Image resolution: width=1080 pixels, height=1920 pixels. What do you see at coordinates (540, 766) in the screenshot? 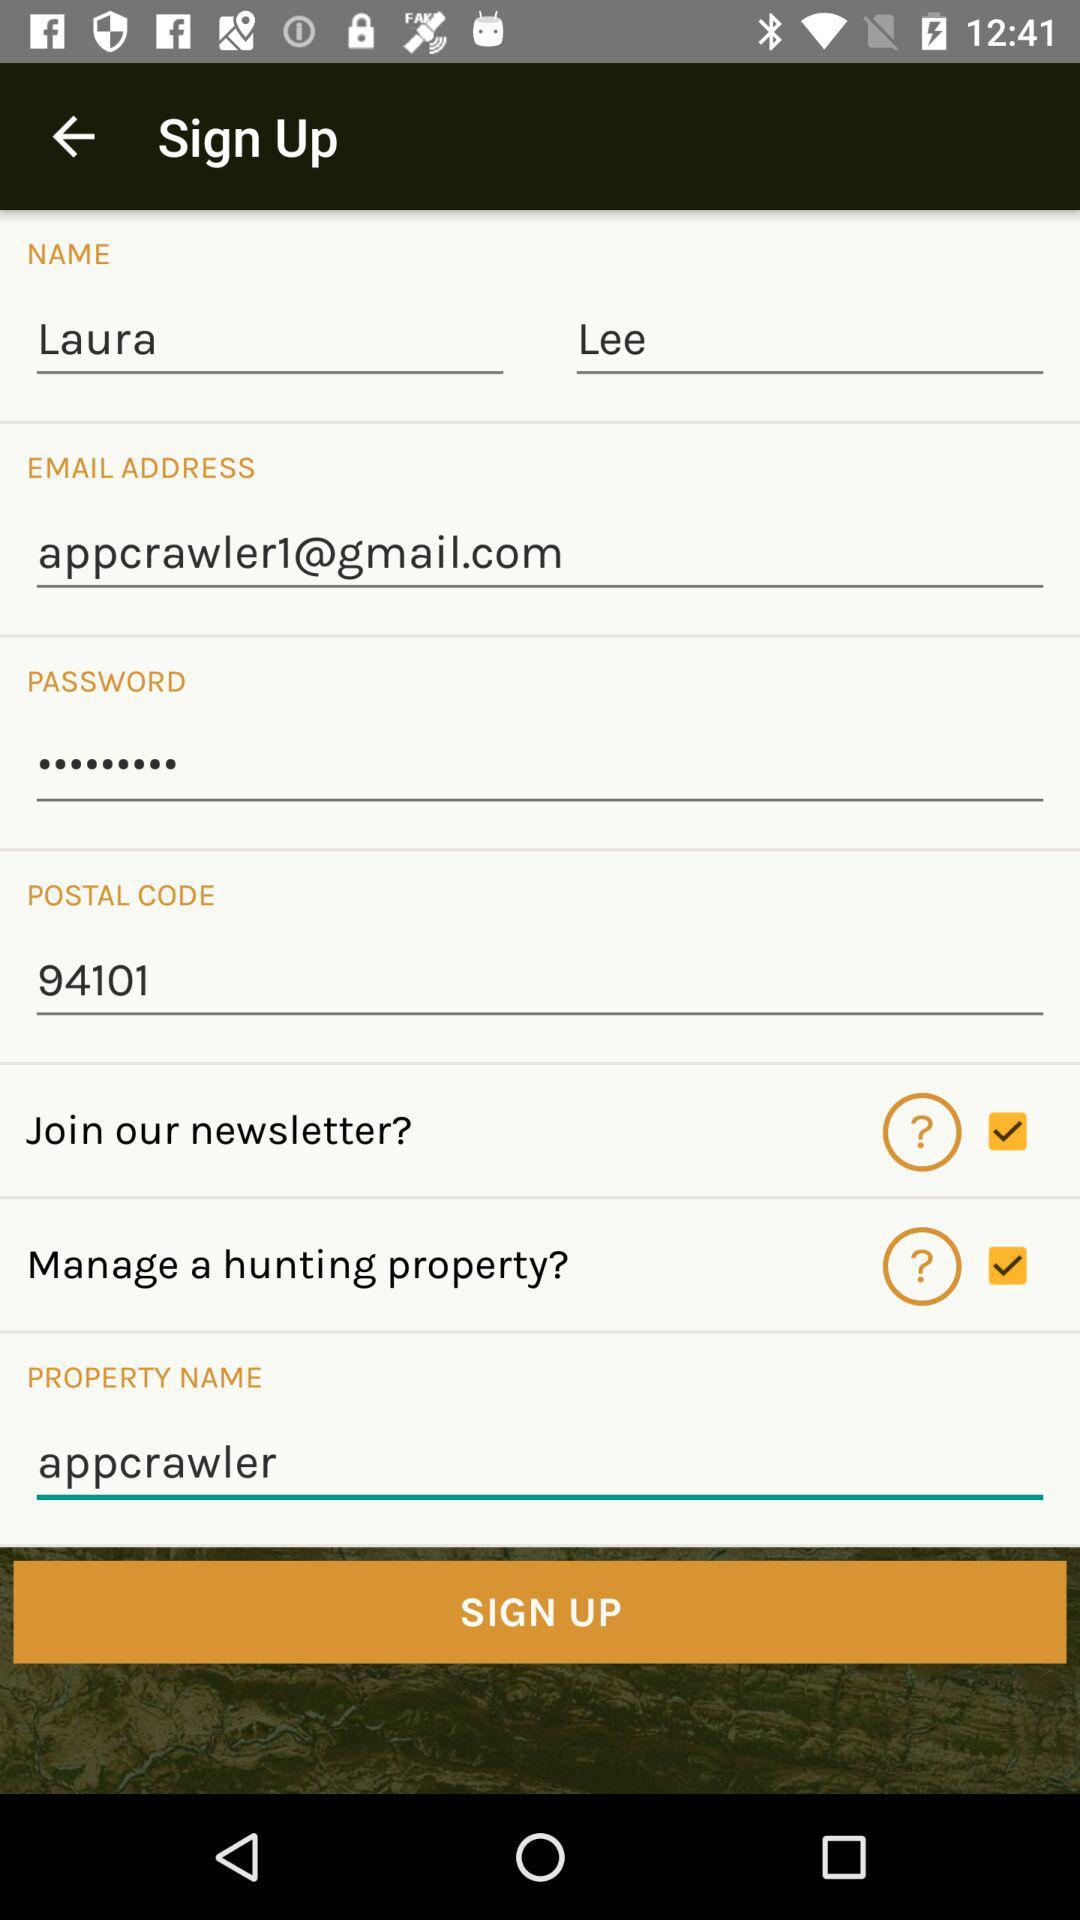
I see `the crowd3116` at bounding box center [540, 766].